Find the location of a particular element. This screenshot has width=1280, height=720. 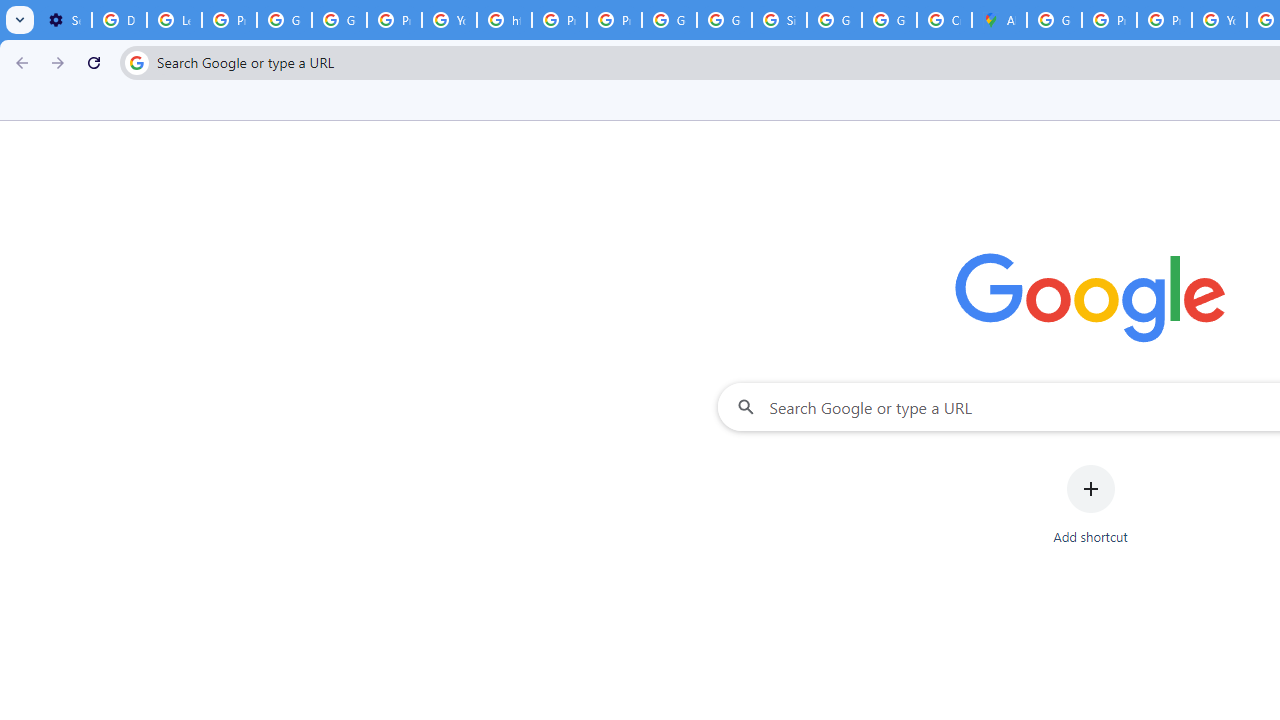

'Delete photos & videos - Computer - Google Photos Help' is located at coordinates (118, 20).